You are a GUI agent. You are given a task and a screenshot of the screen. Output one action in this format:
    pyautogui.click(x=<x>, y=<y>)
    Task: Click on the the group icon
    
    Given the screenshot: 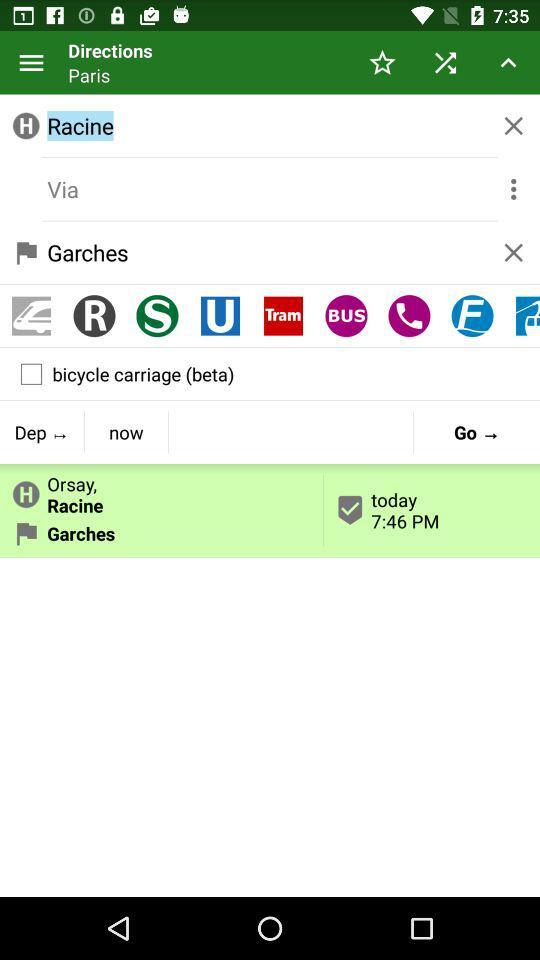 What is the action you would take?
    pyautogui.click(x=93, y=338)
    